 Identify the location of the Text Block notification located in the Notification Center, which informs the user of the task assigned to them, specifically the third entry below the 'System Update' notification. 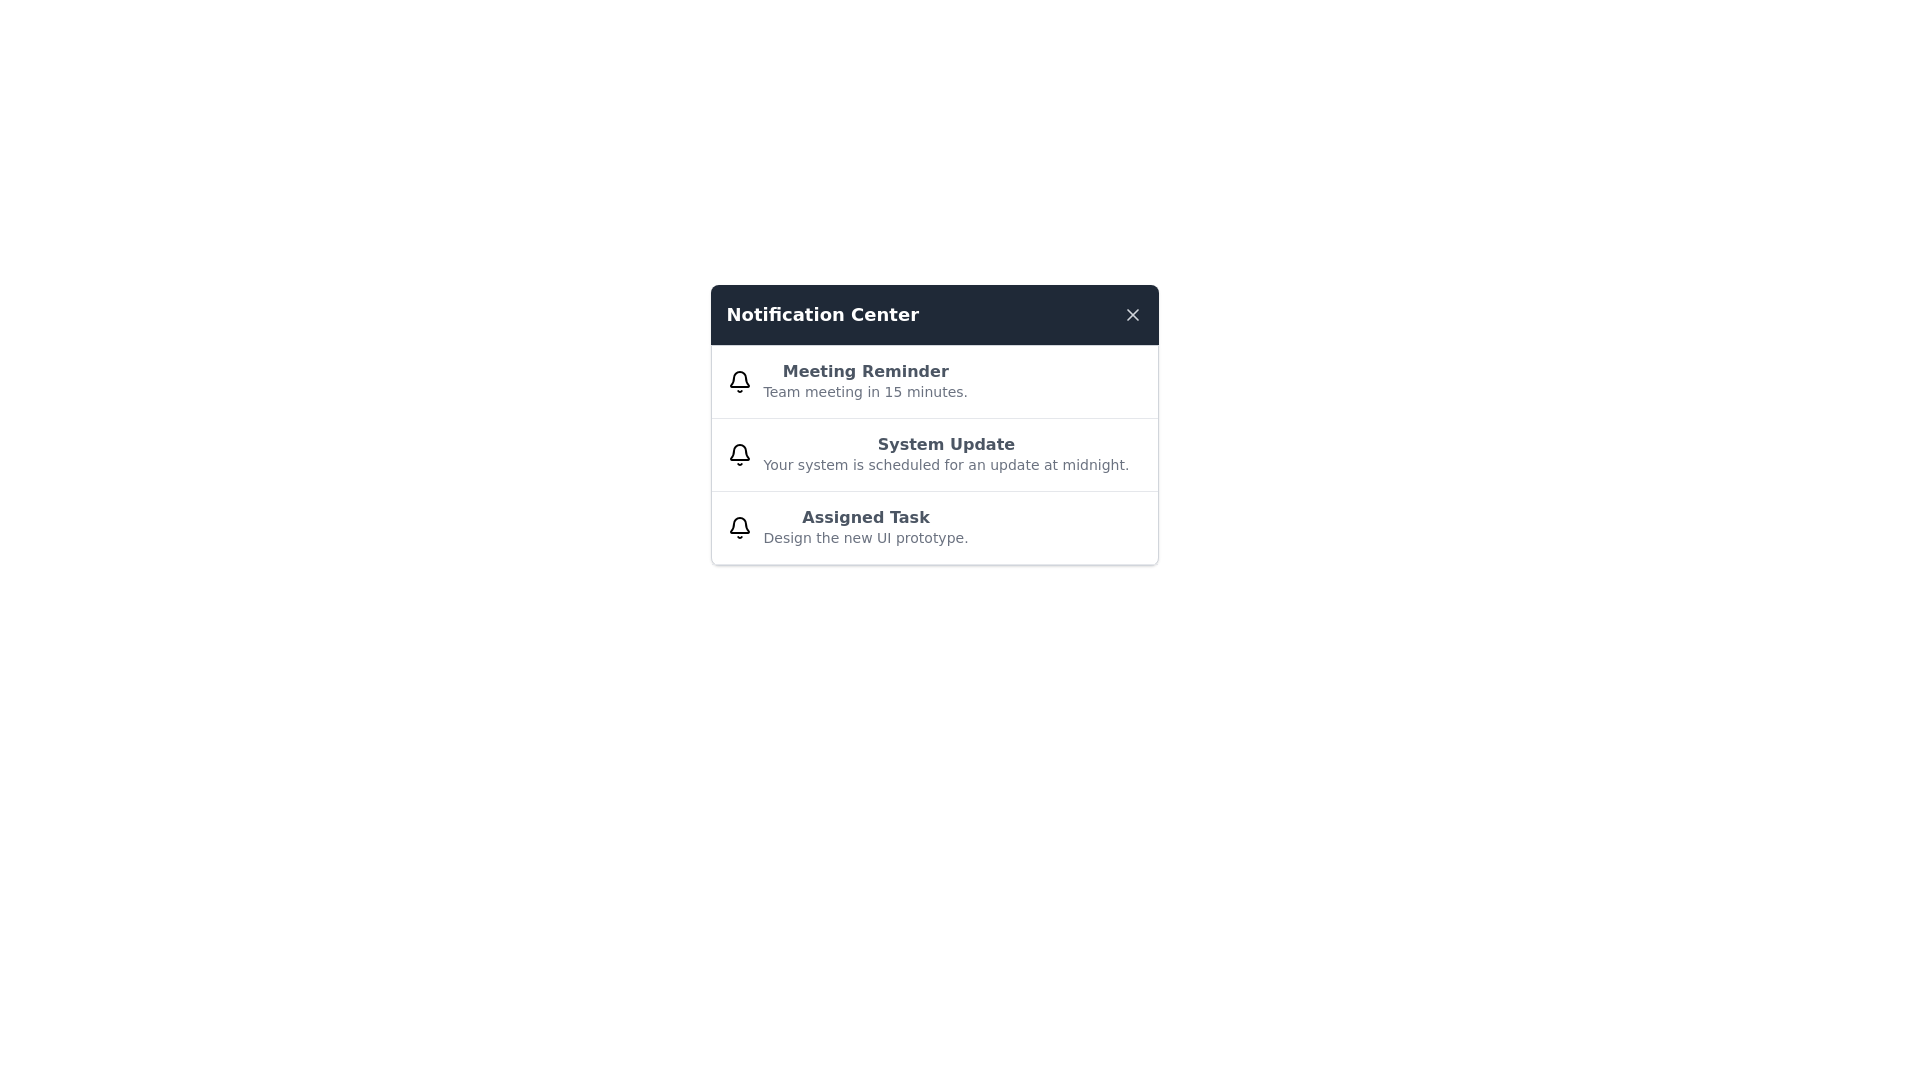
(865, 527).